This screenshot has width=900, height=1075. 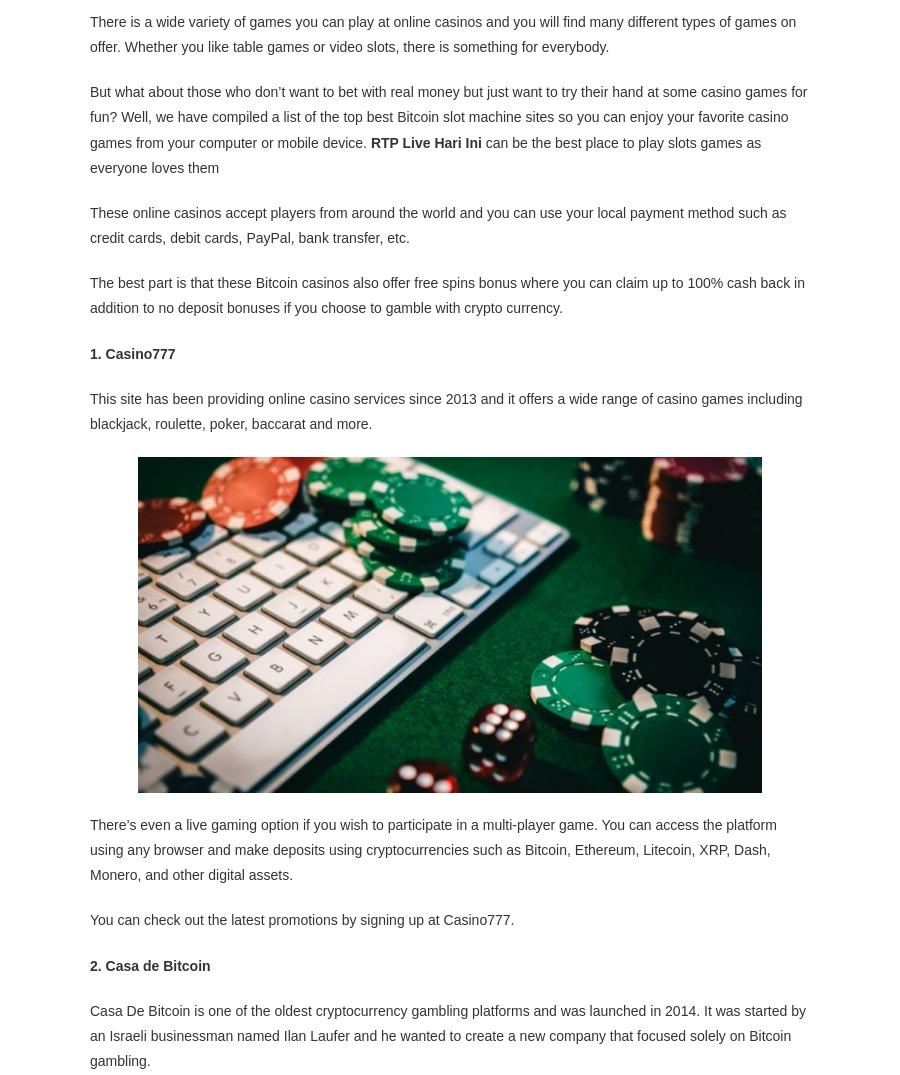 I want to click on '2. Casa de Bitcoin', so click(x=150, y=965).